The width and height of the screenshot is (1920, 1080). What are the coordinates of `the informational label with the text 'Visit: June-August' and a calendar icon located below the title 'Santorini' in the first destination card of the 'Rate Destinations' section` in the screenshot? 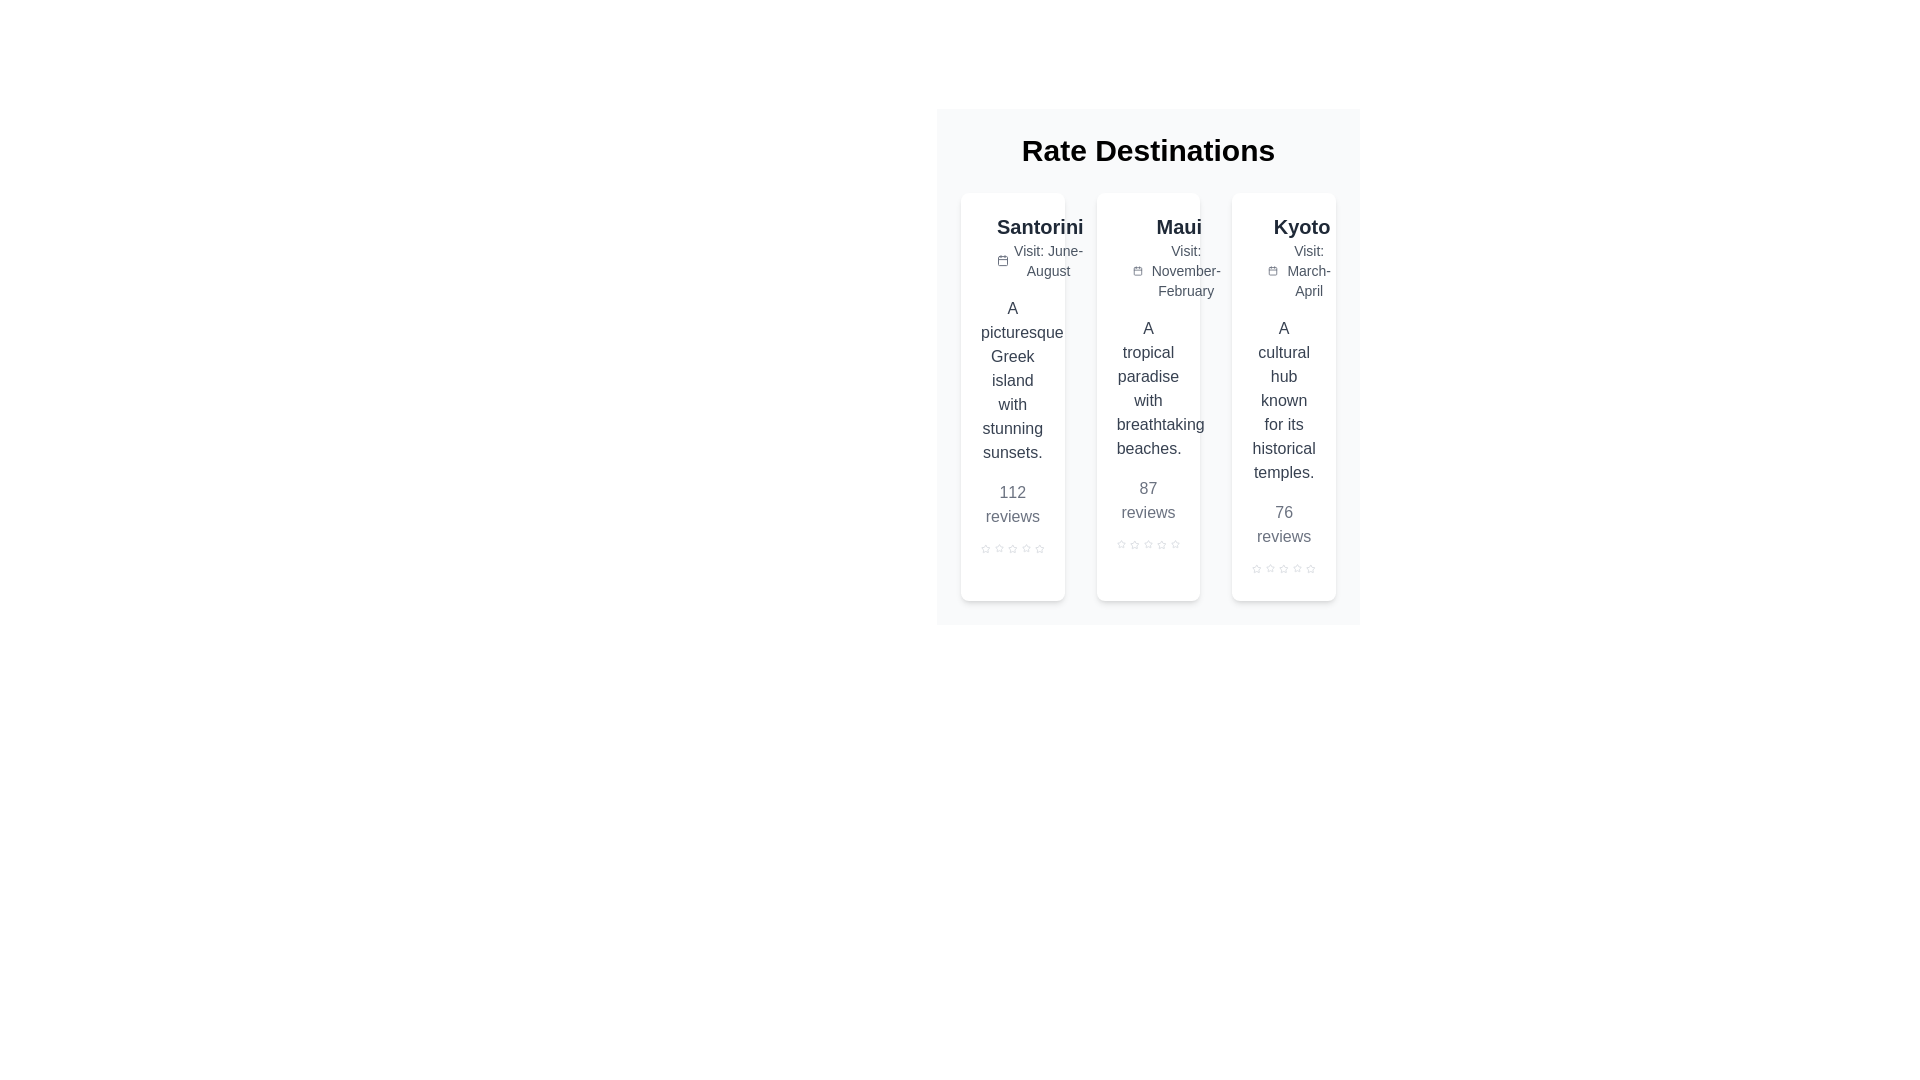 It's located at (1040, 260).